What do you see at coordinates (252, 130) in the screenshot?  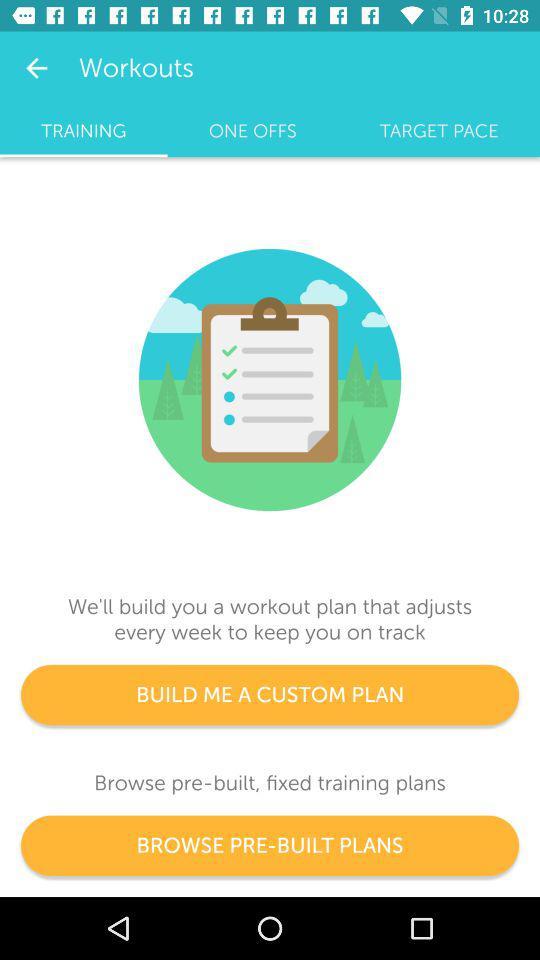 I see `the one offs` at bounding box center [252, 130].